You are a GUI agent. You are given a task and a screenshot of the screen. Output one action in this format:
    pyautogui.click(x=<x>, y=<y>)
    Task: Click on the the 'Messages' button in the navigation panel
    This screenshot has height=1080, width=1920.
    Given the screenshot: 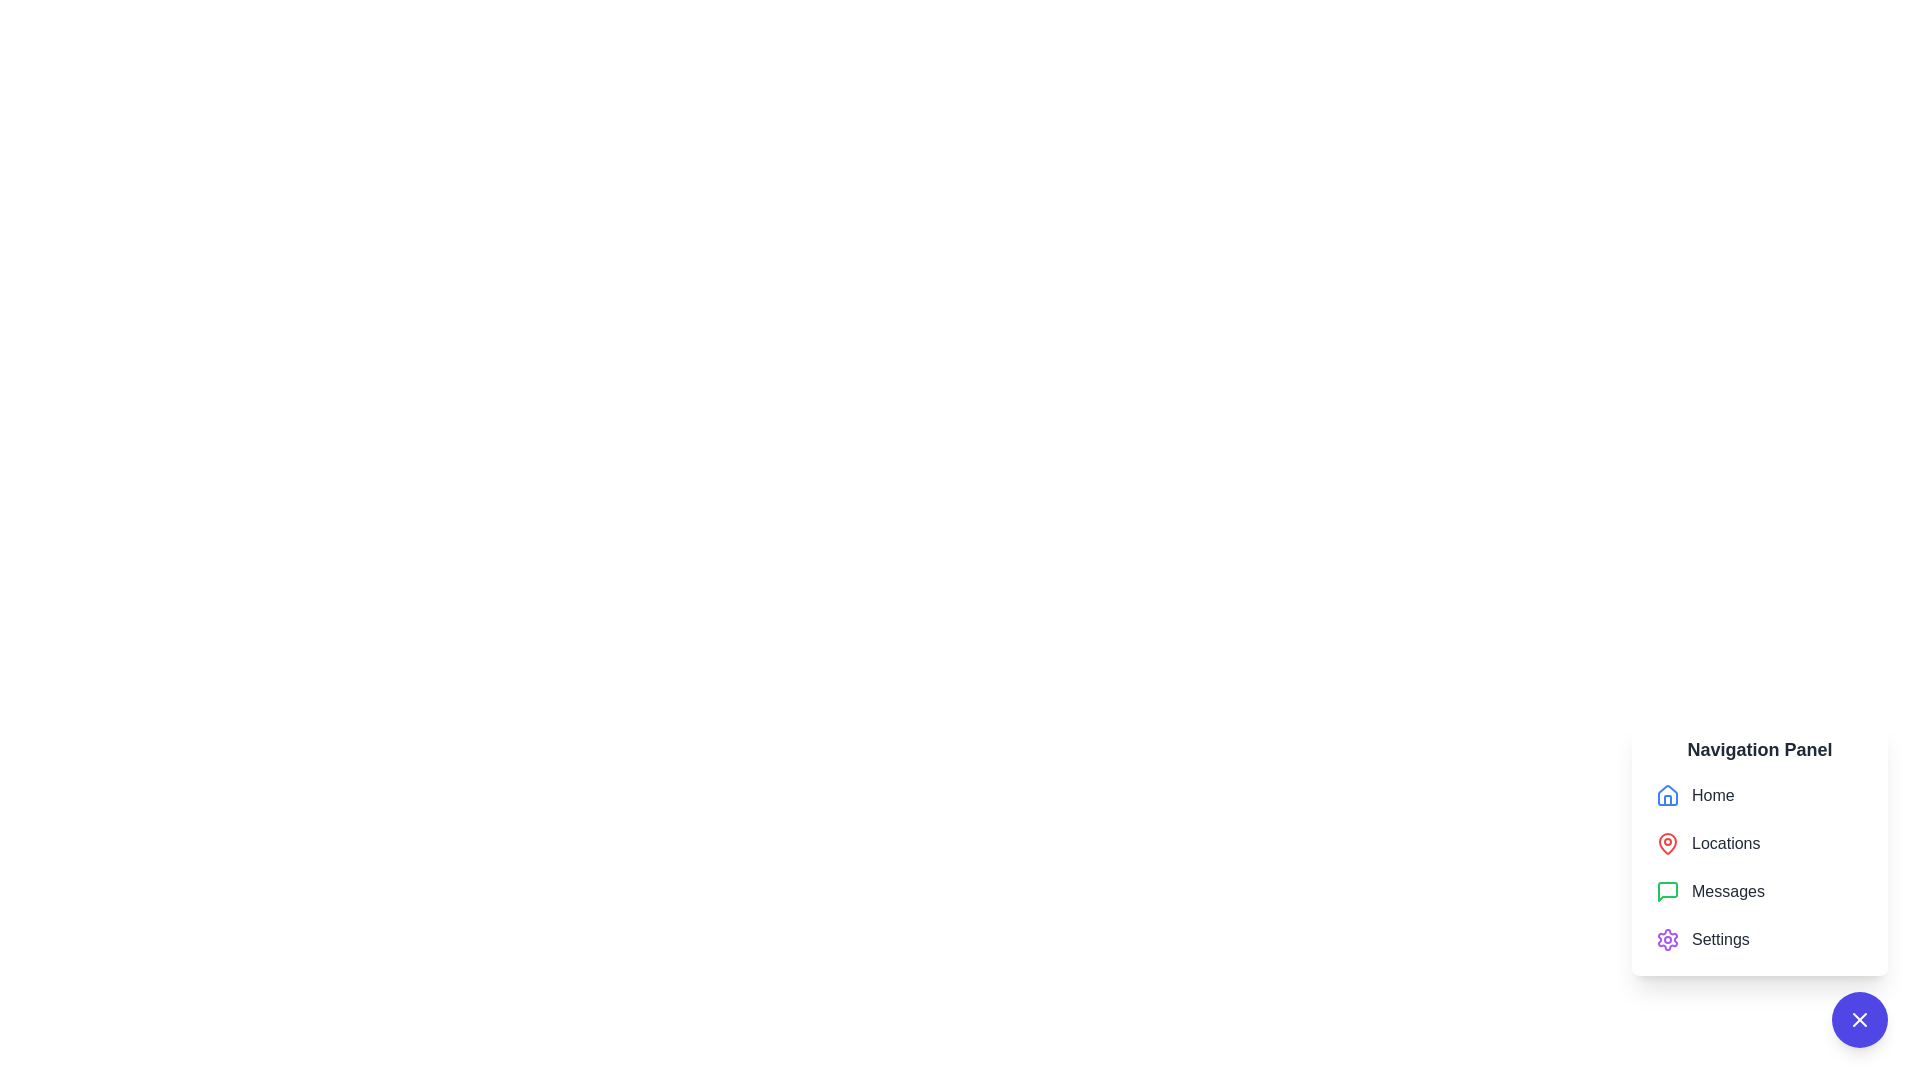 What is the action you would take?
    pyautogui.click(x=1760, y=890)
    